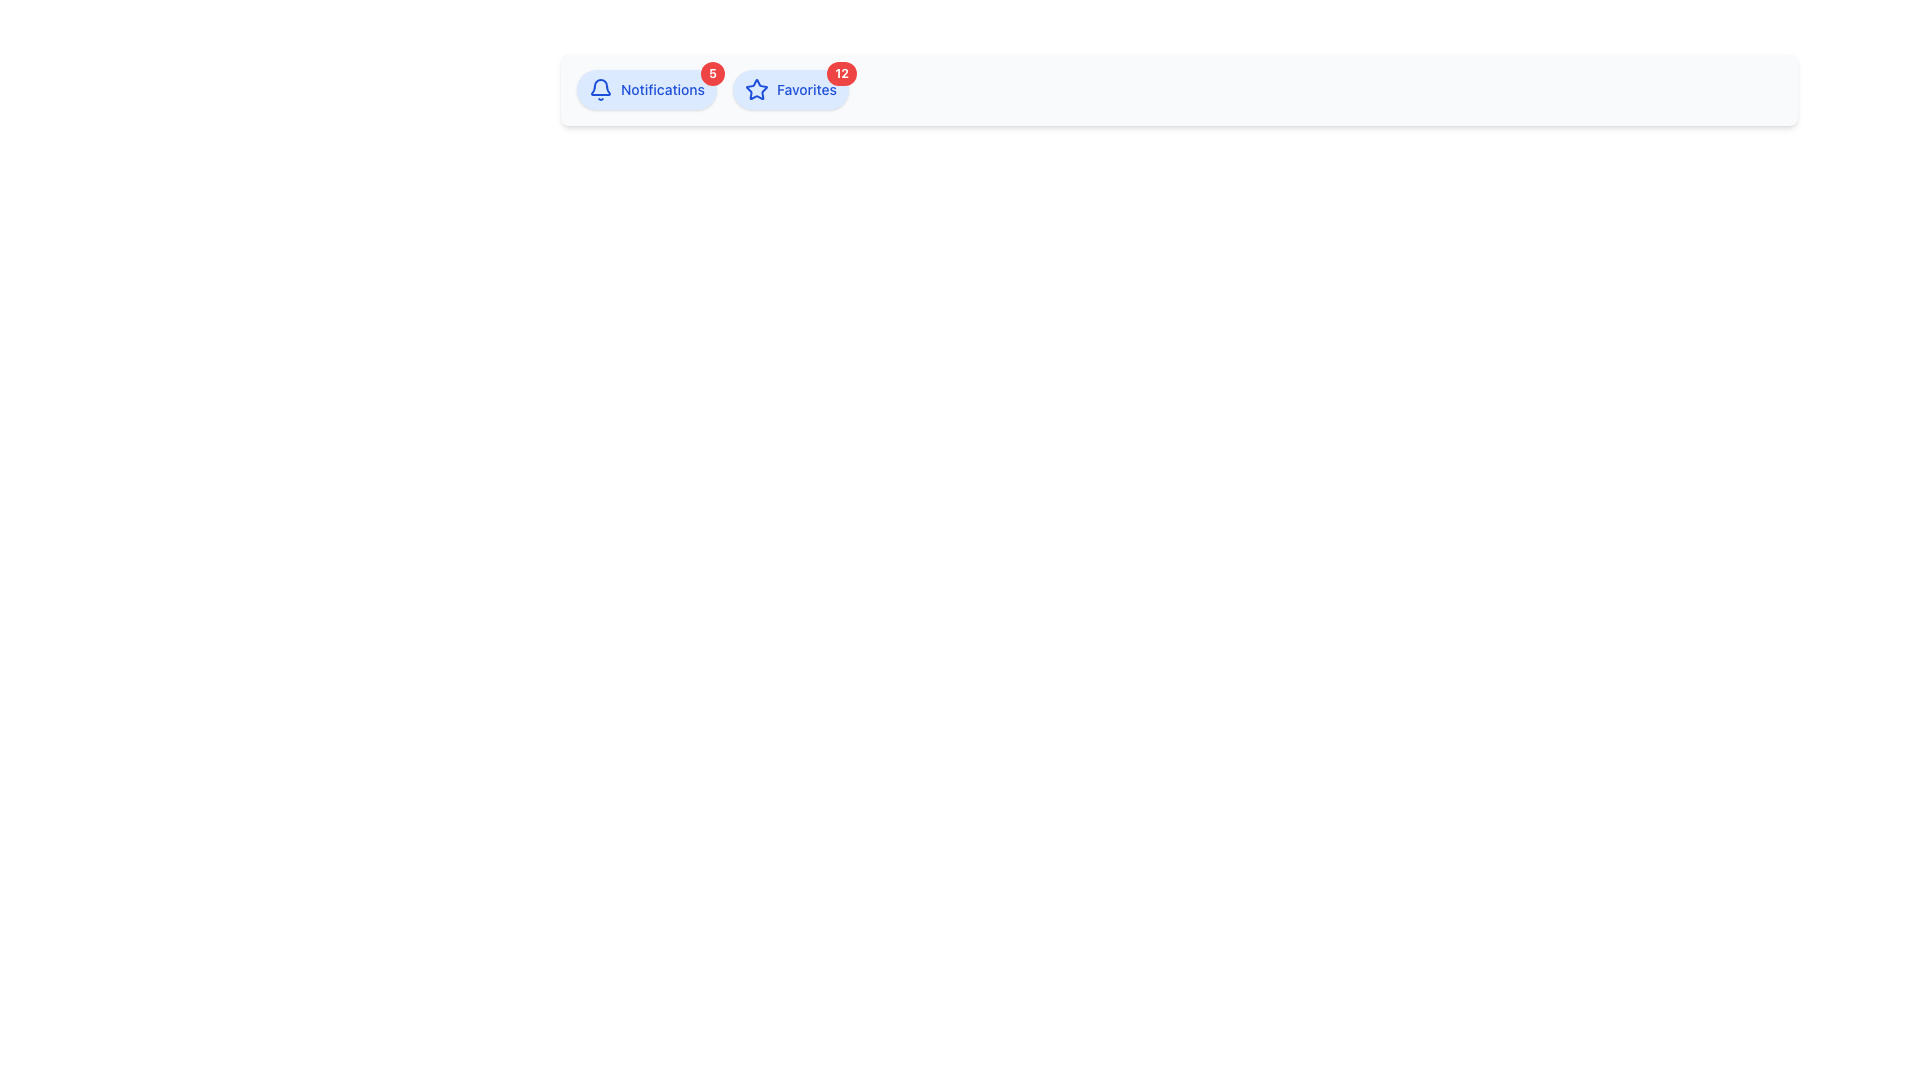 This screenshot has height=1080, width=1920. What do you see at coordinates (790, 88) in the screenshot?
I see `the 'Favorites' button, which has a light blue background, rounded edges, and a red badge indicating '12'` at bounding box center [790, 88].